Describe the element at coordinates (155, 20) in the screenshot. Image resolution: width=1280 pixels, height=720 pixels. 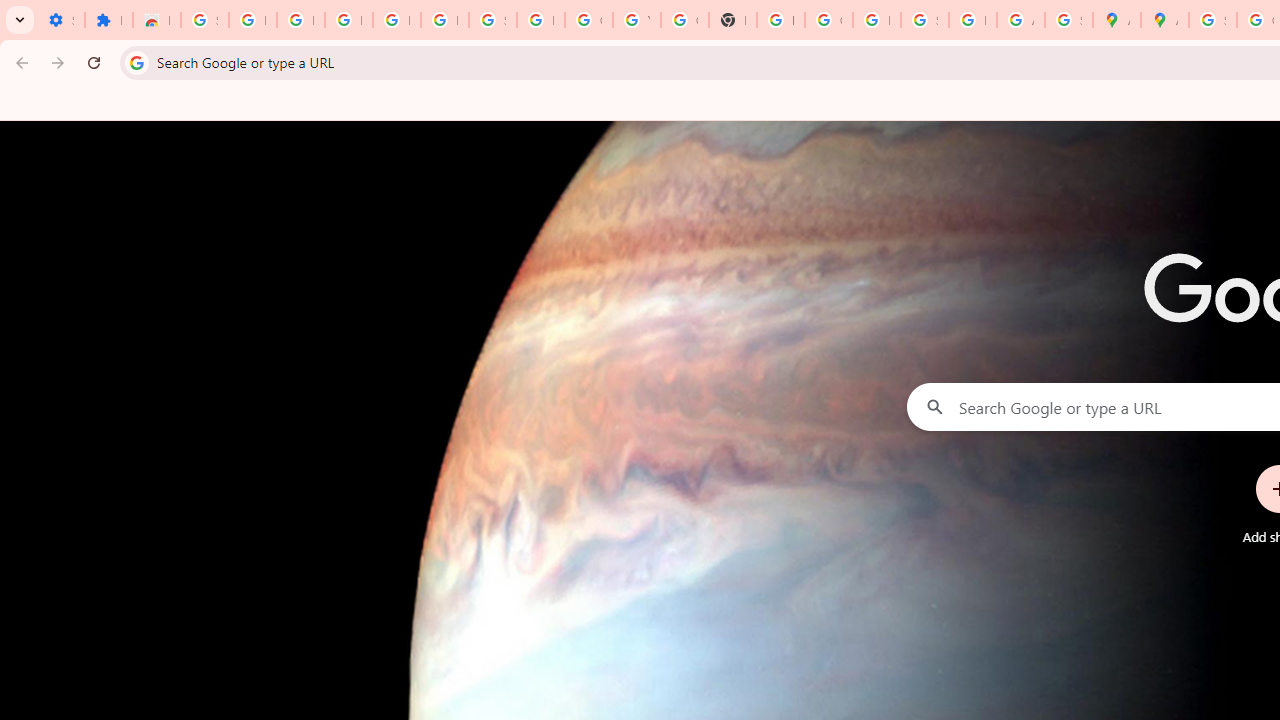
I see `'Reviews: Helix Fruit Jump Arcade Game'` at that location.